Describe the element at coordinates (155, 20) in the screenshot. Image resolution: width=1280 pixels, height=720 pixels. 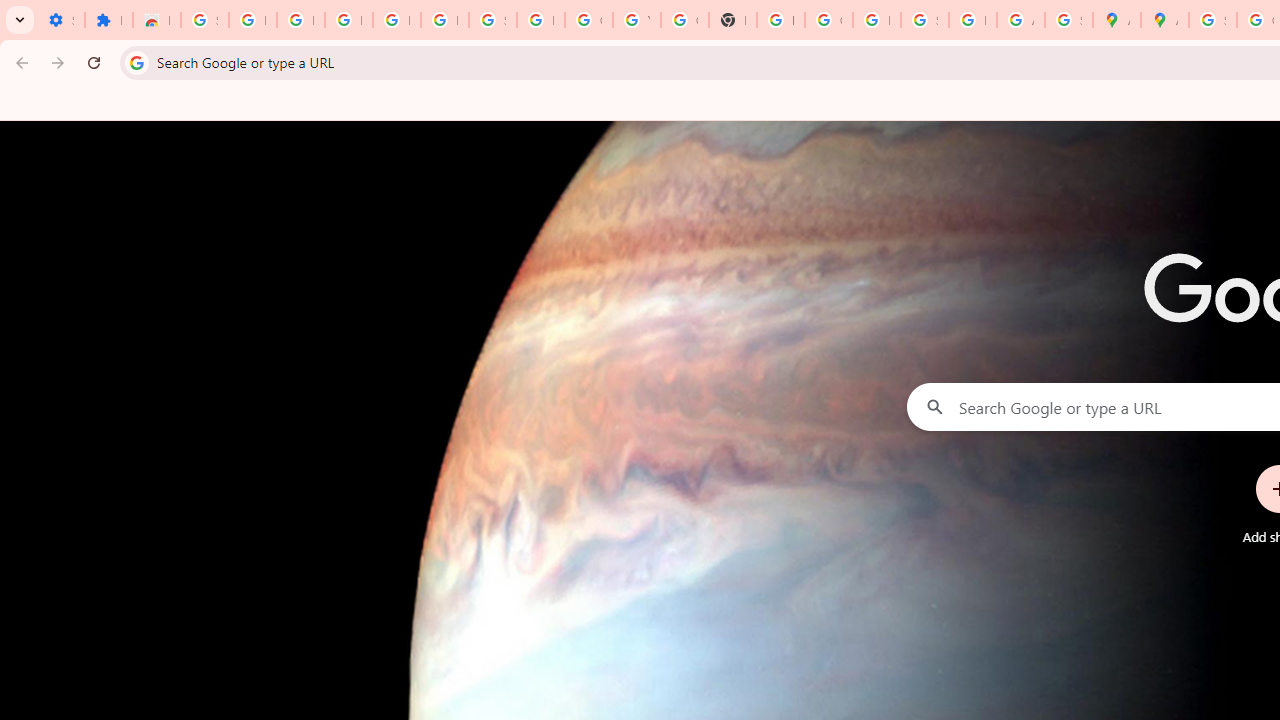
I see `'Reviews: Helix Fruit Jump Arcade Game'` at that location.